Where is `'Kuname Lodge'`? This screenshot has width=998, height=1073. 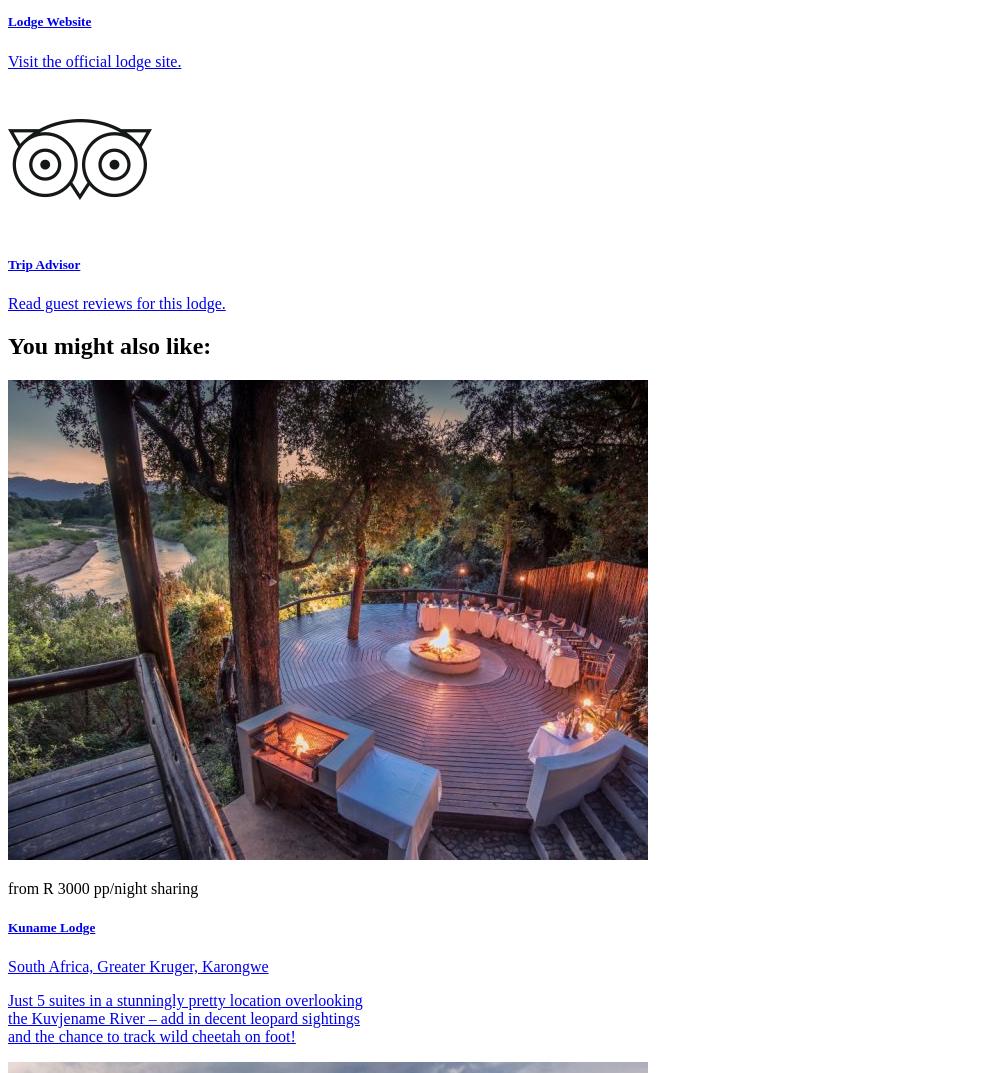
'Kuname Lodge' is located at coordinates (50, 926).